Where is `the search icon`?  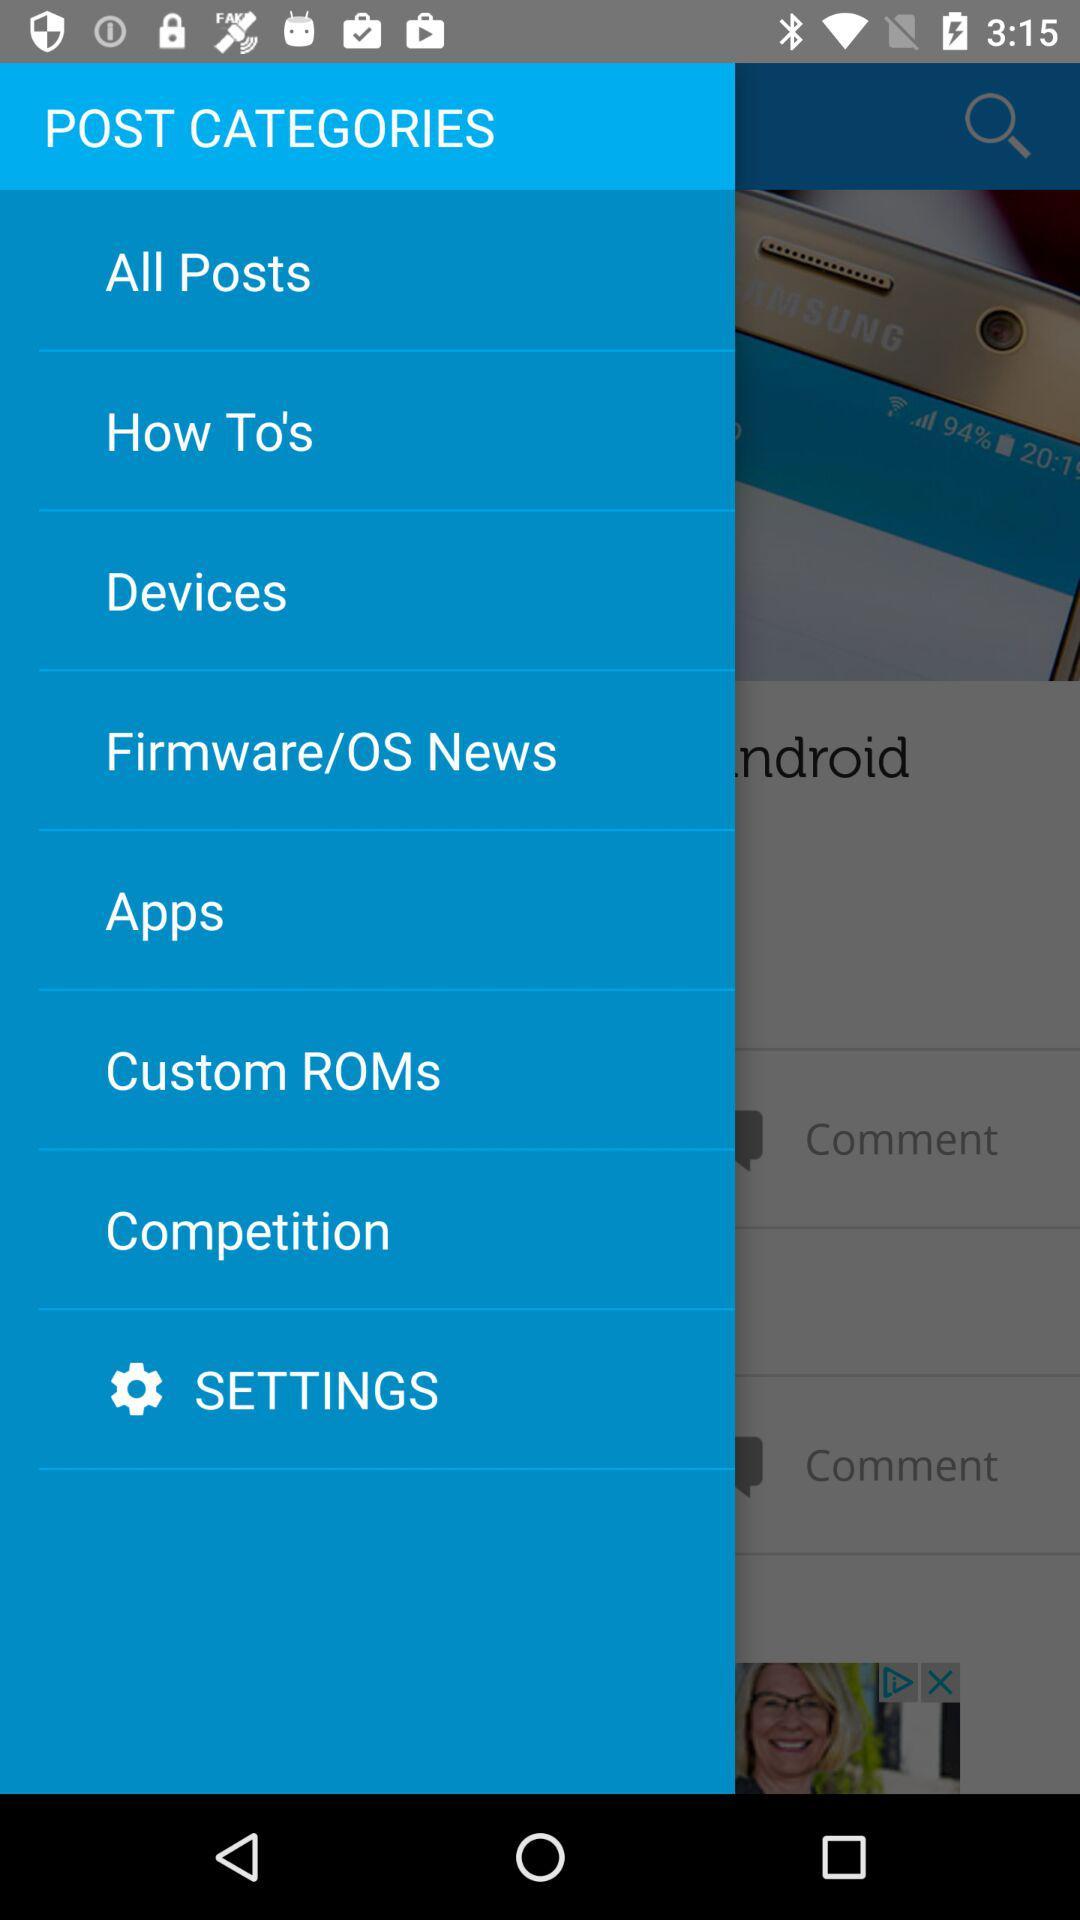
the search icon is located at coordinates (972, 125).